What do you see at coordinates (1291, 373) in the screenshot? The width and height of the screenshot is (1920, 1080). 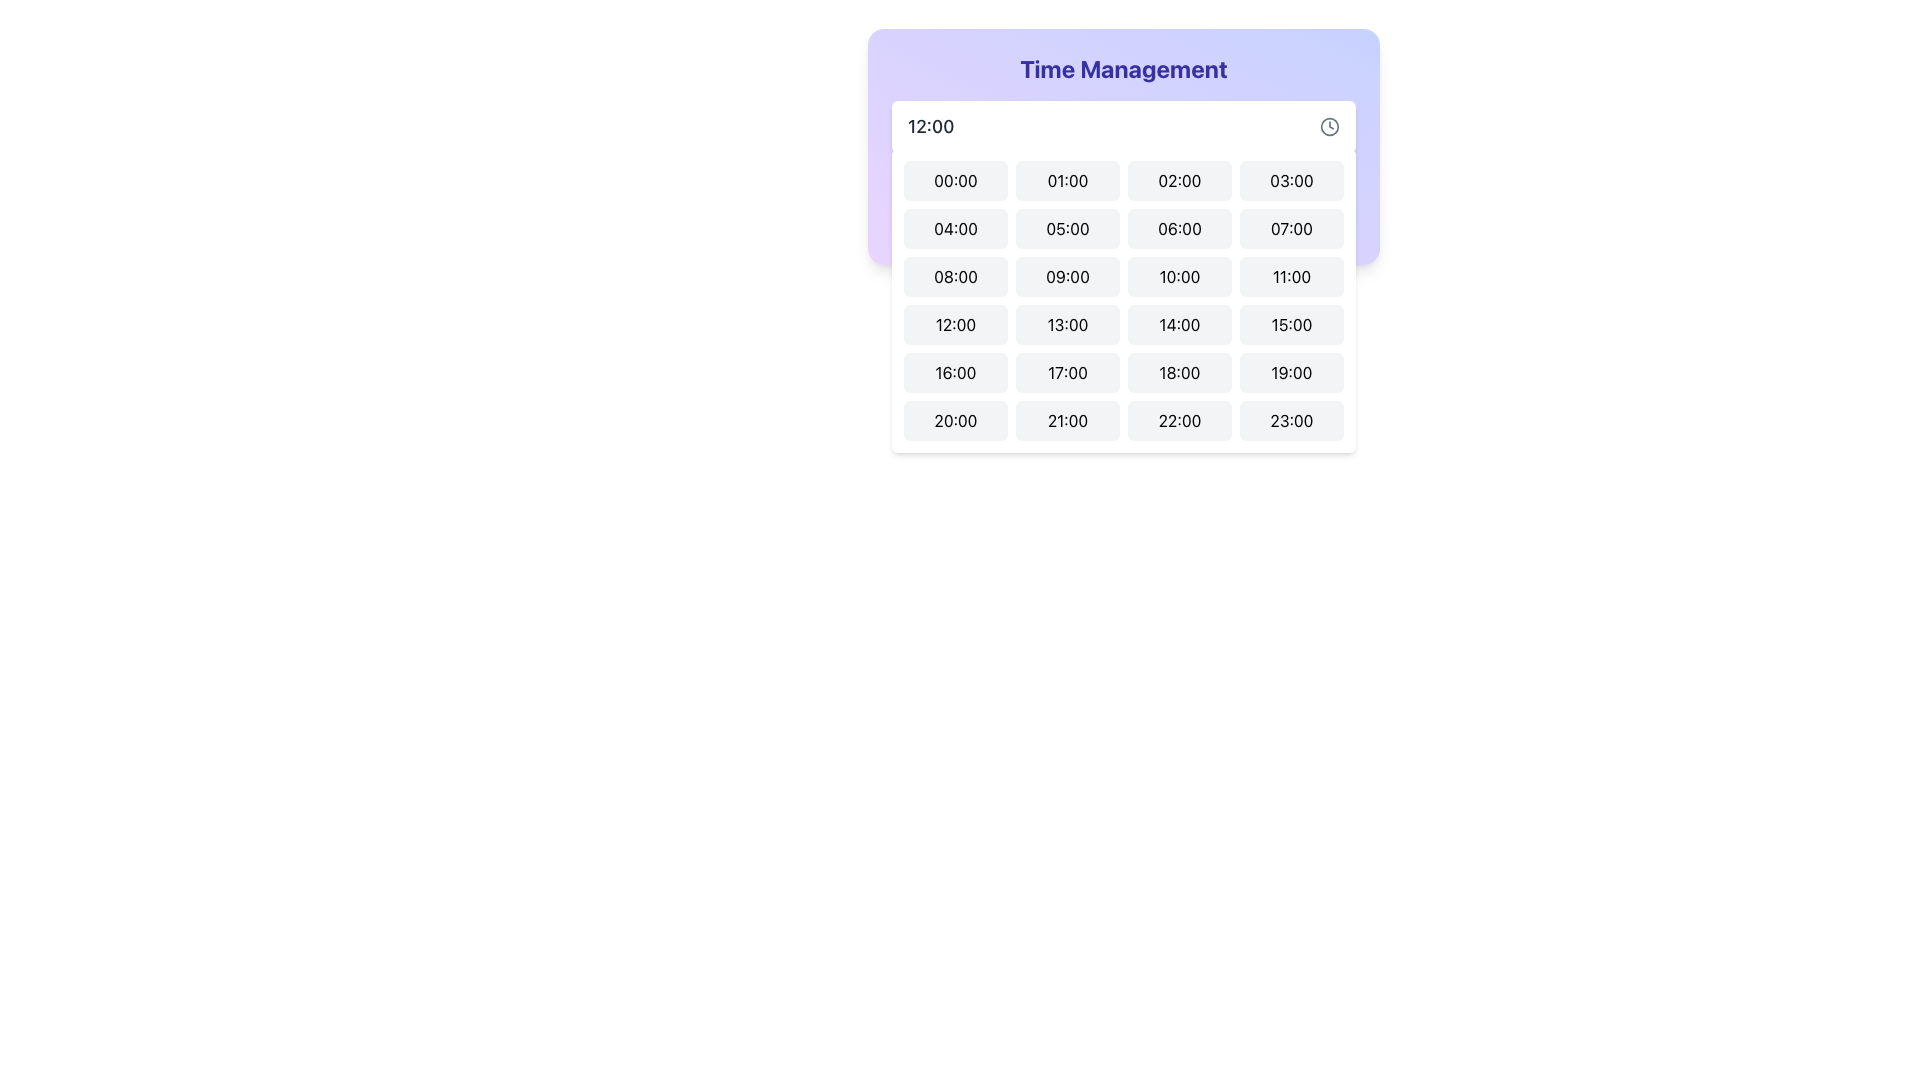 I see `the selectable time option button for '19:00', which is the seventh button in the last row of a 4-column grid layout, located in the bottom-right corner` at bounding box center [1291, 373].